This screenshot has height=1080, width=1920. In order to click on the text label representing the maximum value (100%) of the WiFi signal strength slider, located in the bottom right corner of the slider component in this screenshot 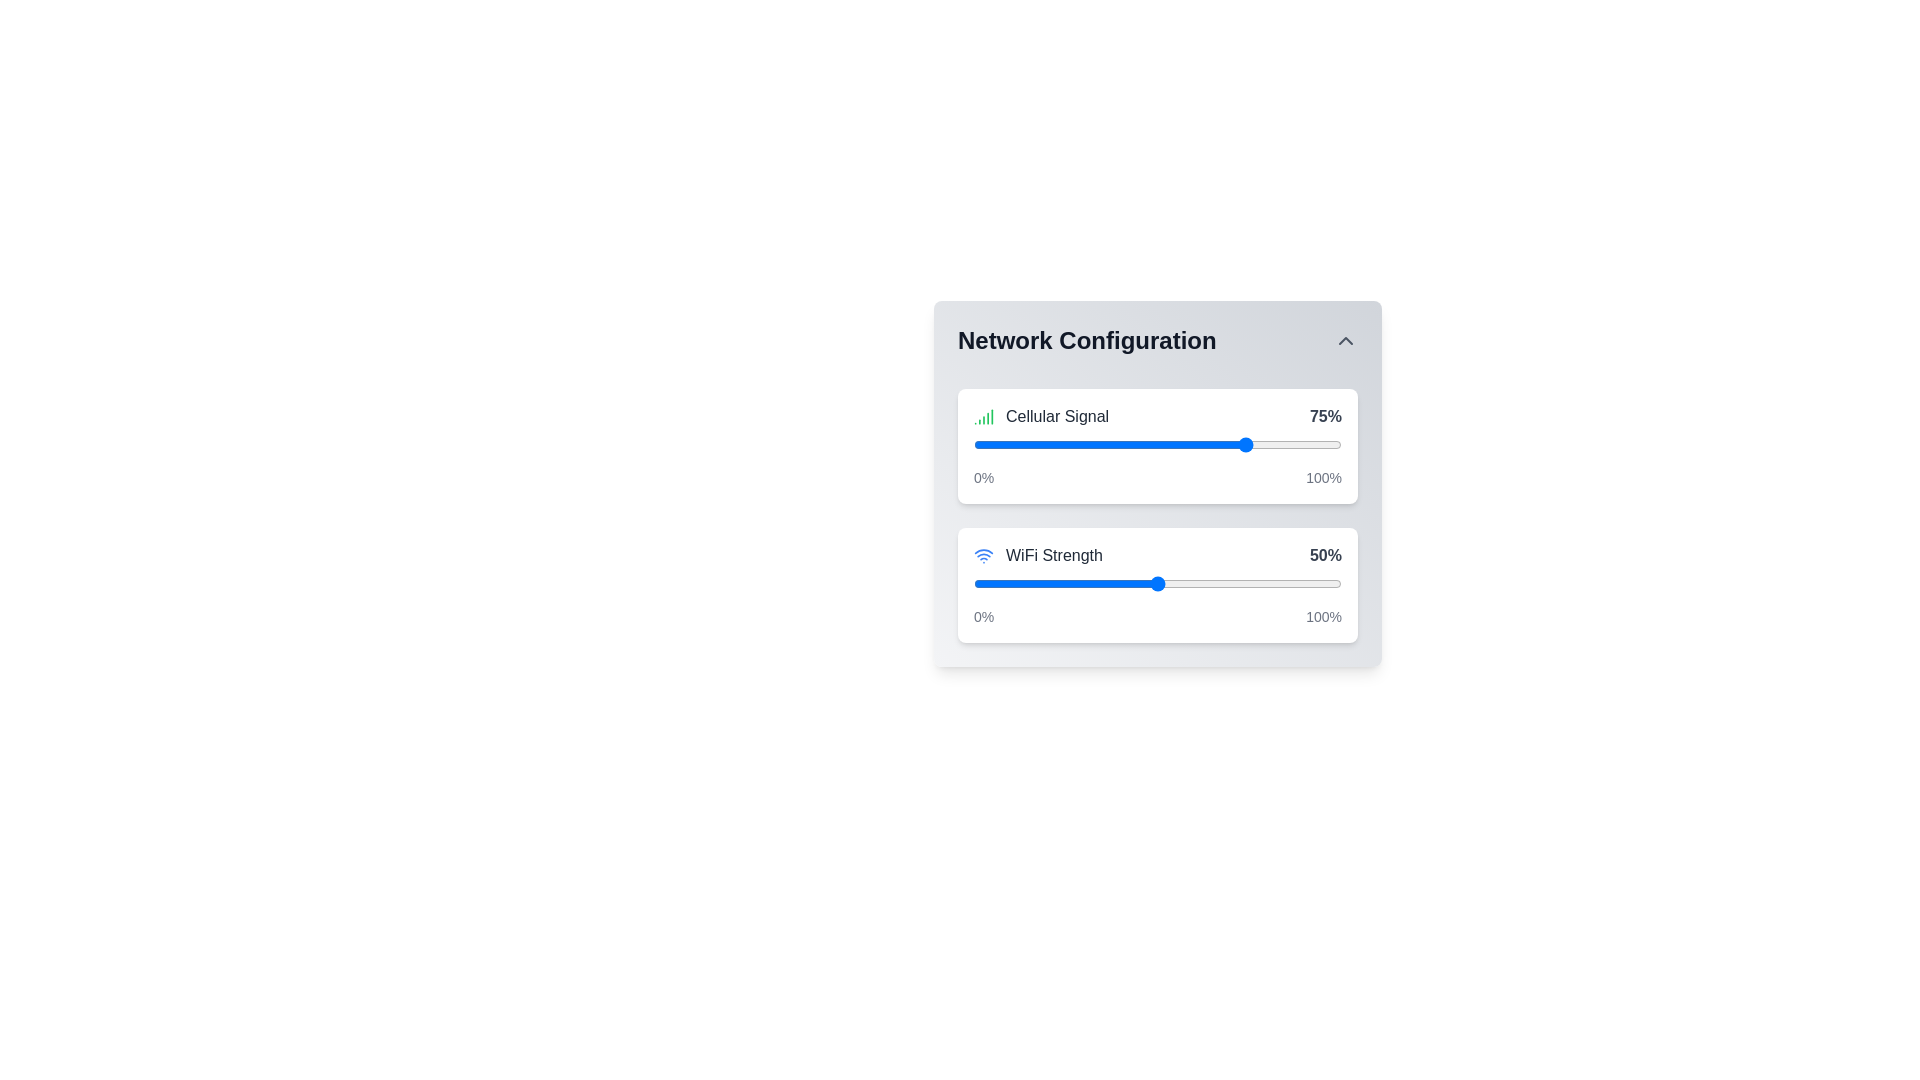, I will do `click(1324, 616)`.